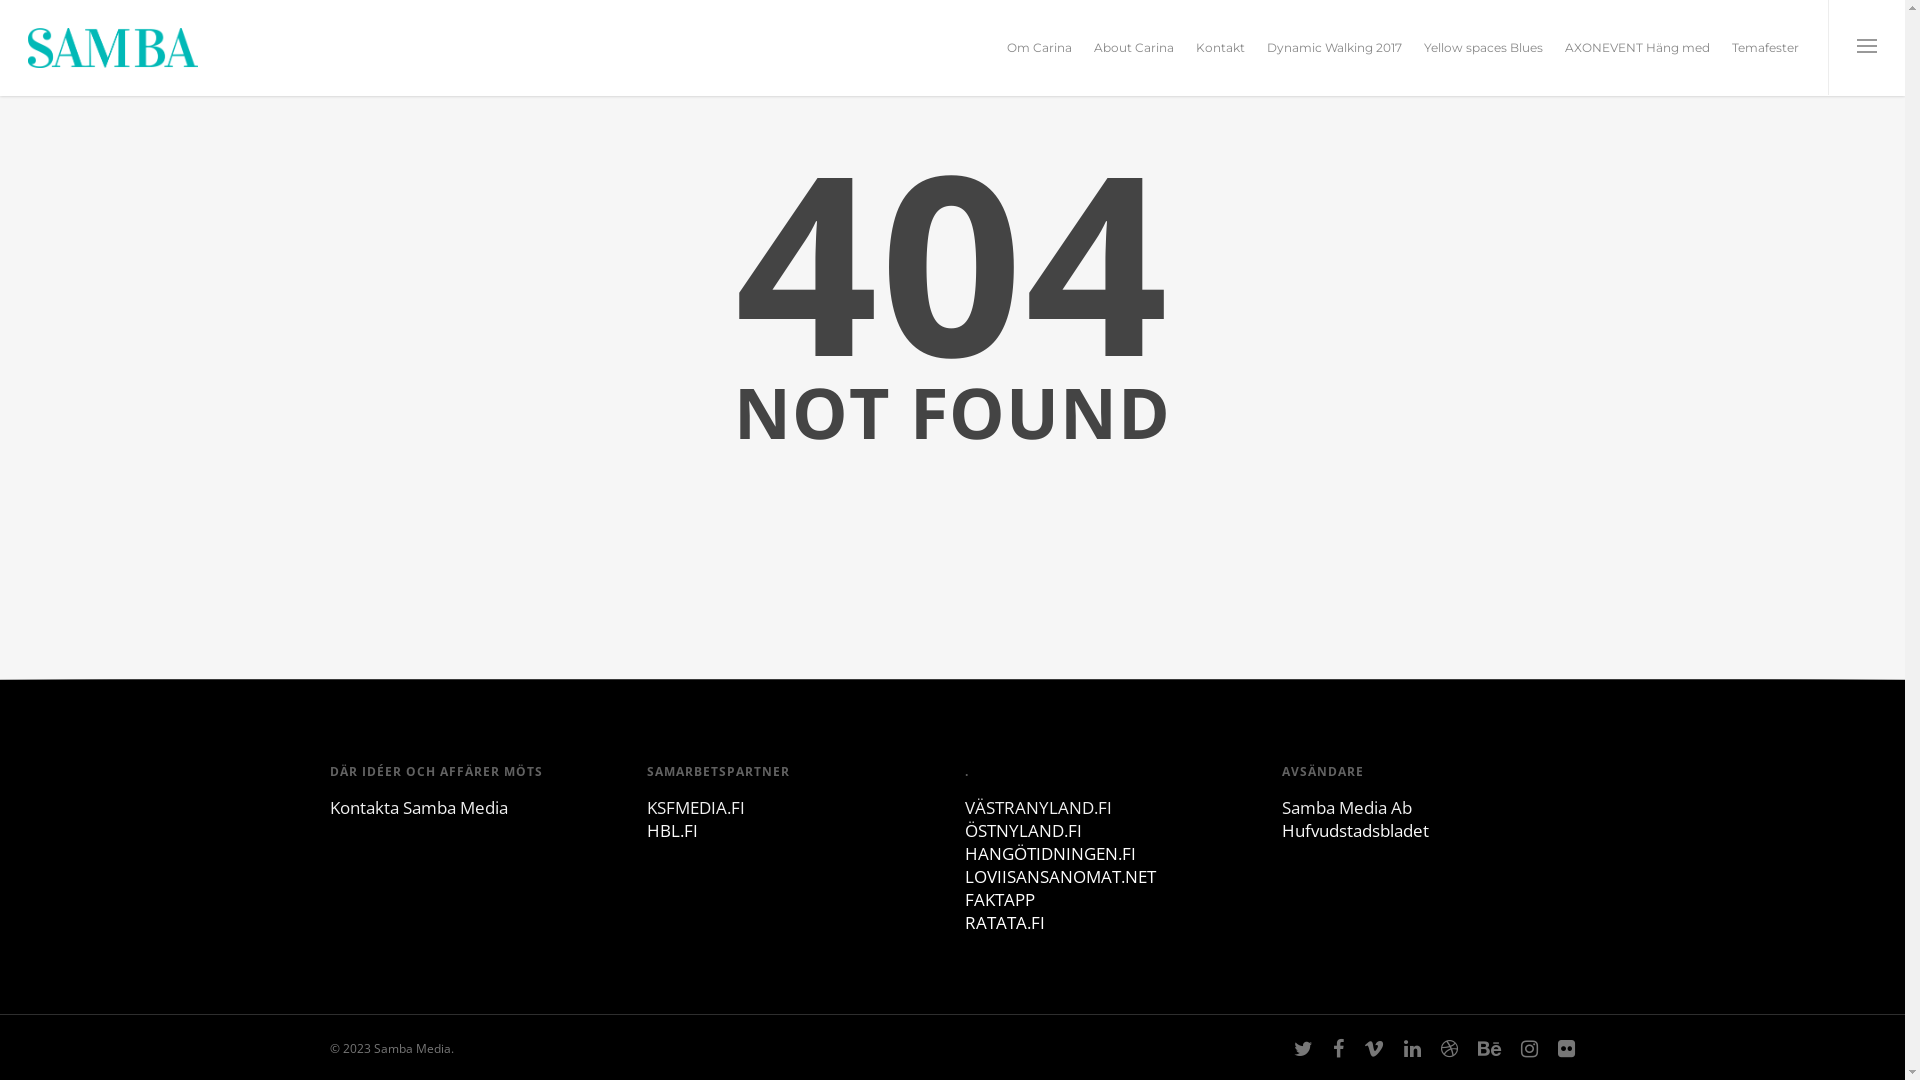  Describe the element at coordinates (1347, 806) in the screenshot. I see `'Samba Media Ab'` at that location.